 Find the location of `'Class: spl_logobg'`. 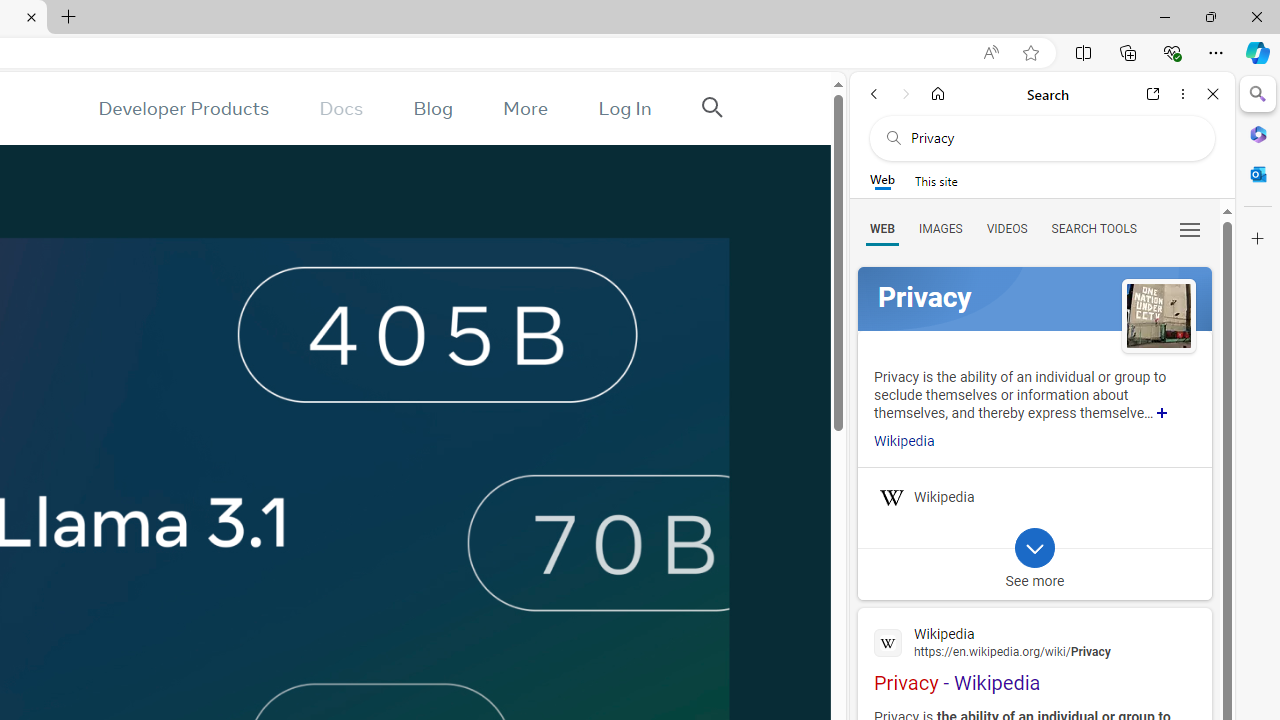

'Class: spl_logobg' is located at coordinates (1034, 299).